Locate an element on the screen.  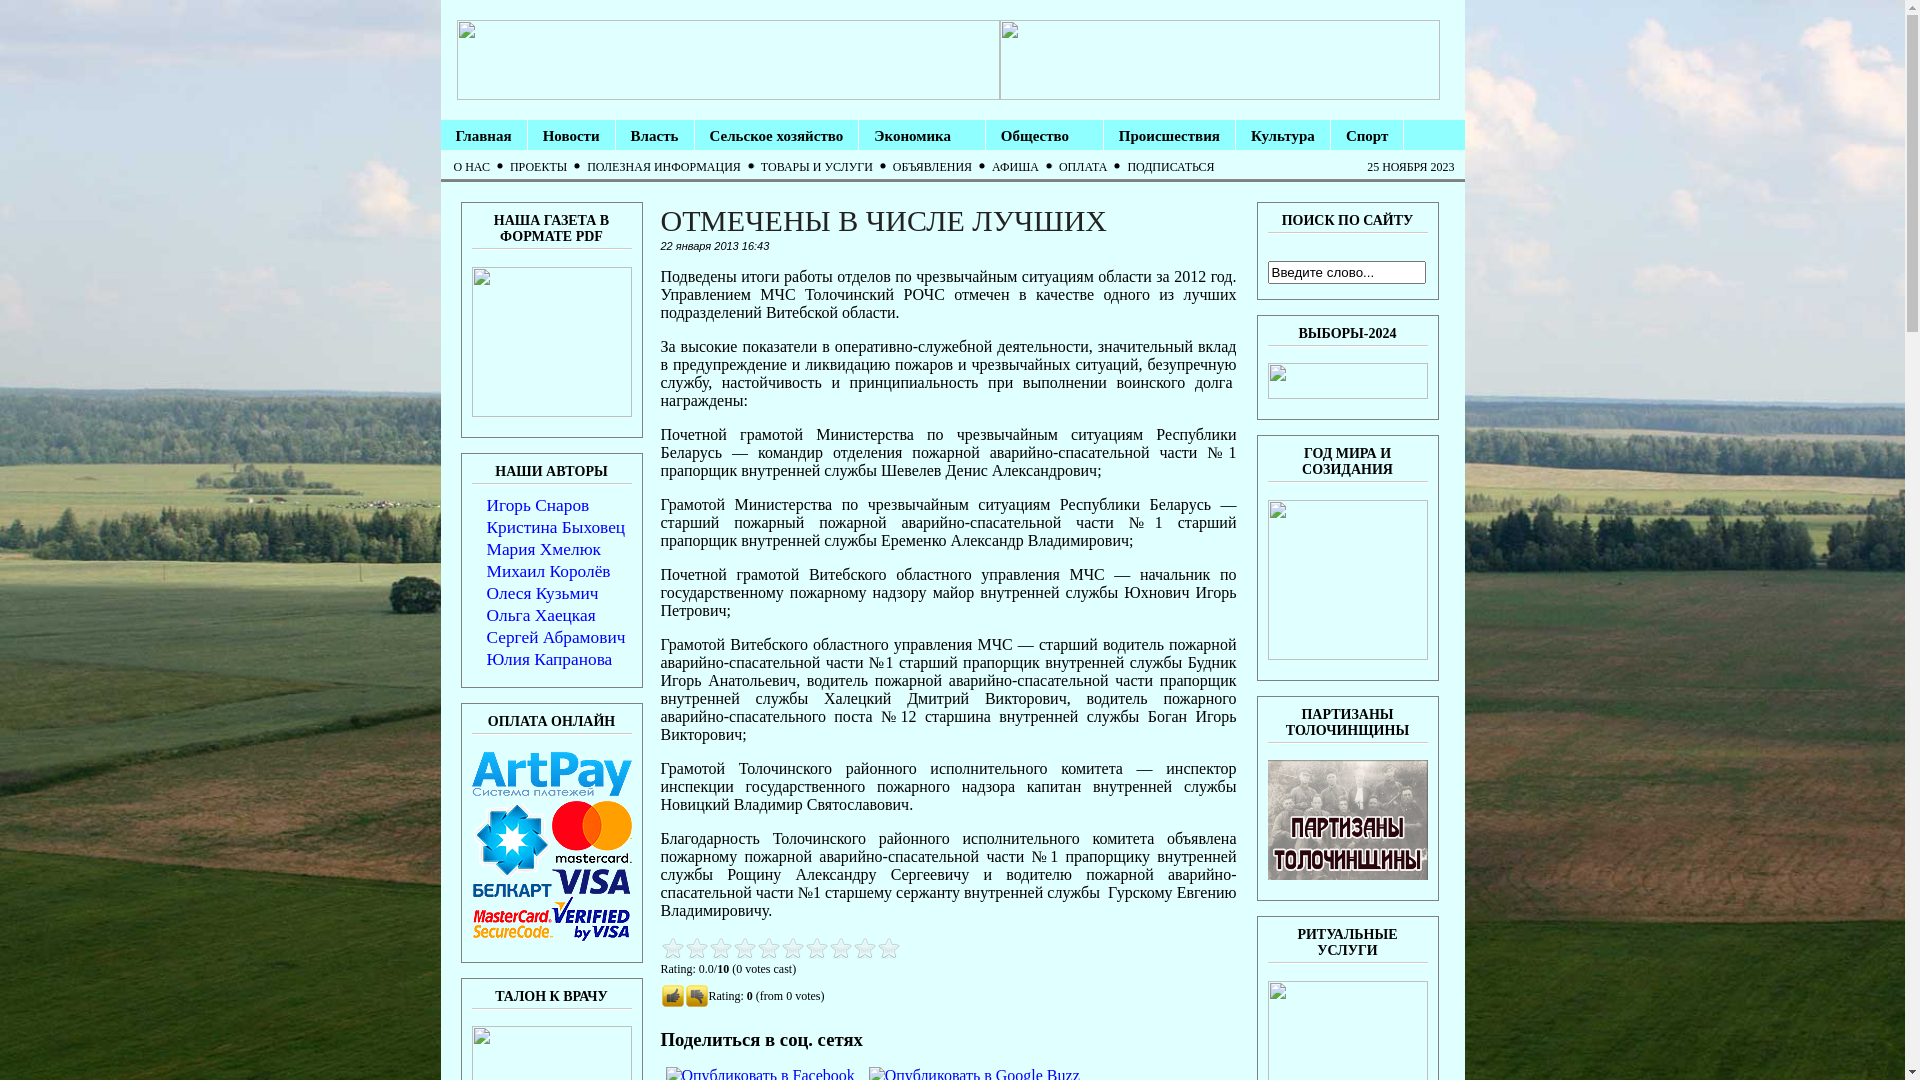
'6 / 10' is located at coordinates (660, 947).